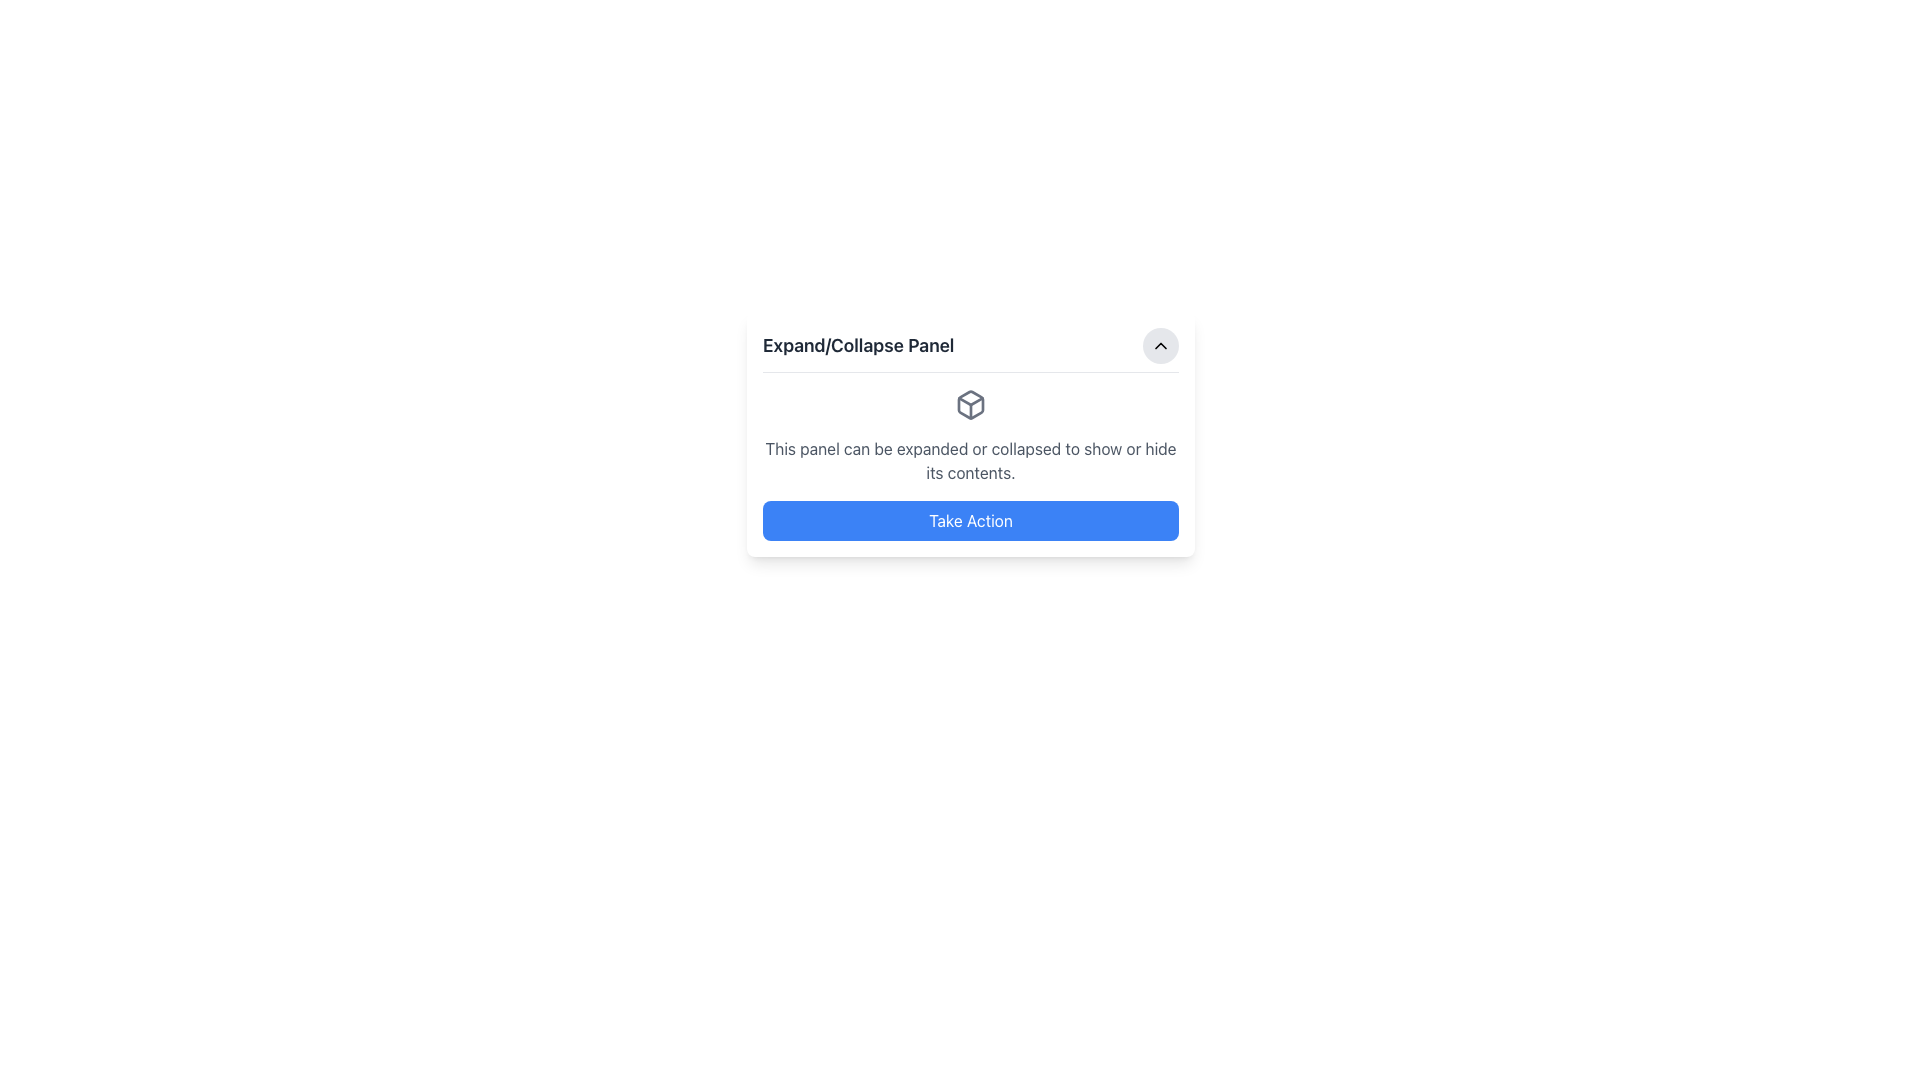 The width and height of the screenshot is (1920, 1080). What do you see at coordinates (1161, 345) in the screenshot?
I see `the small chevron icon with an upward-pointing arrow within a gray circular background located in the top-right corner of the 'Expand/Collapse Panel.'` at bounding box center [1161, 345].